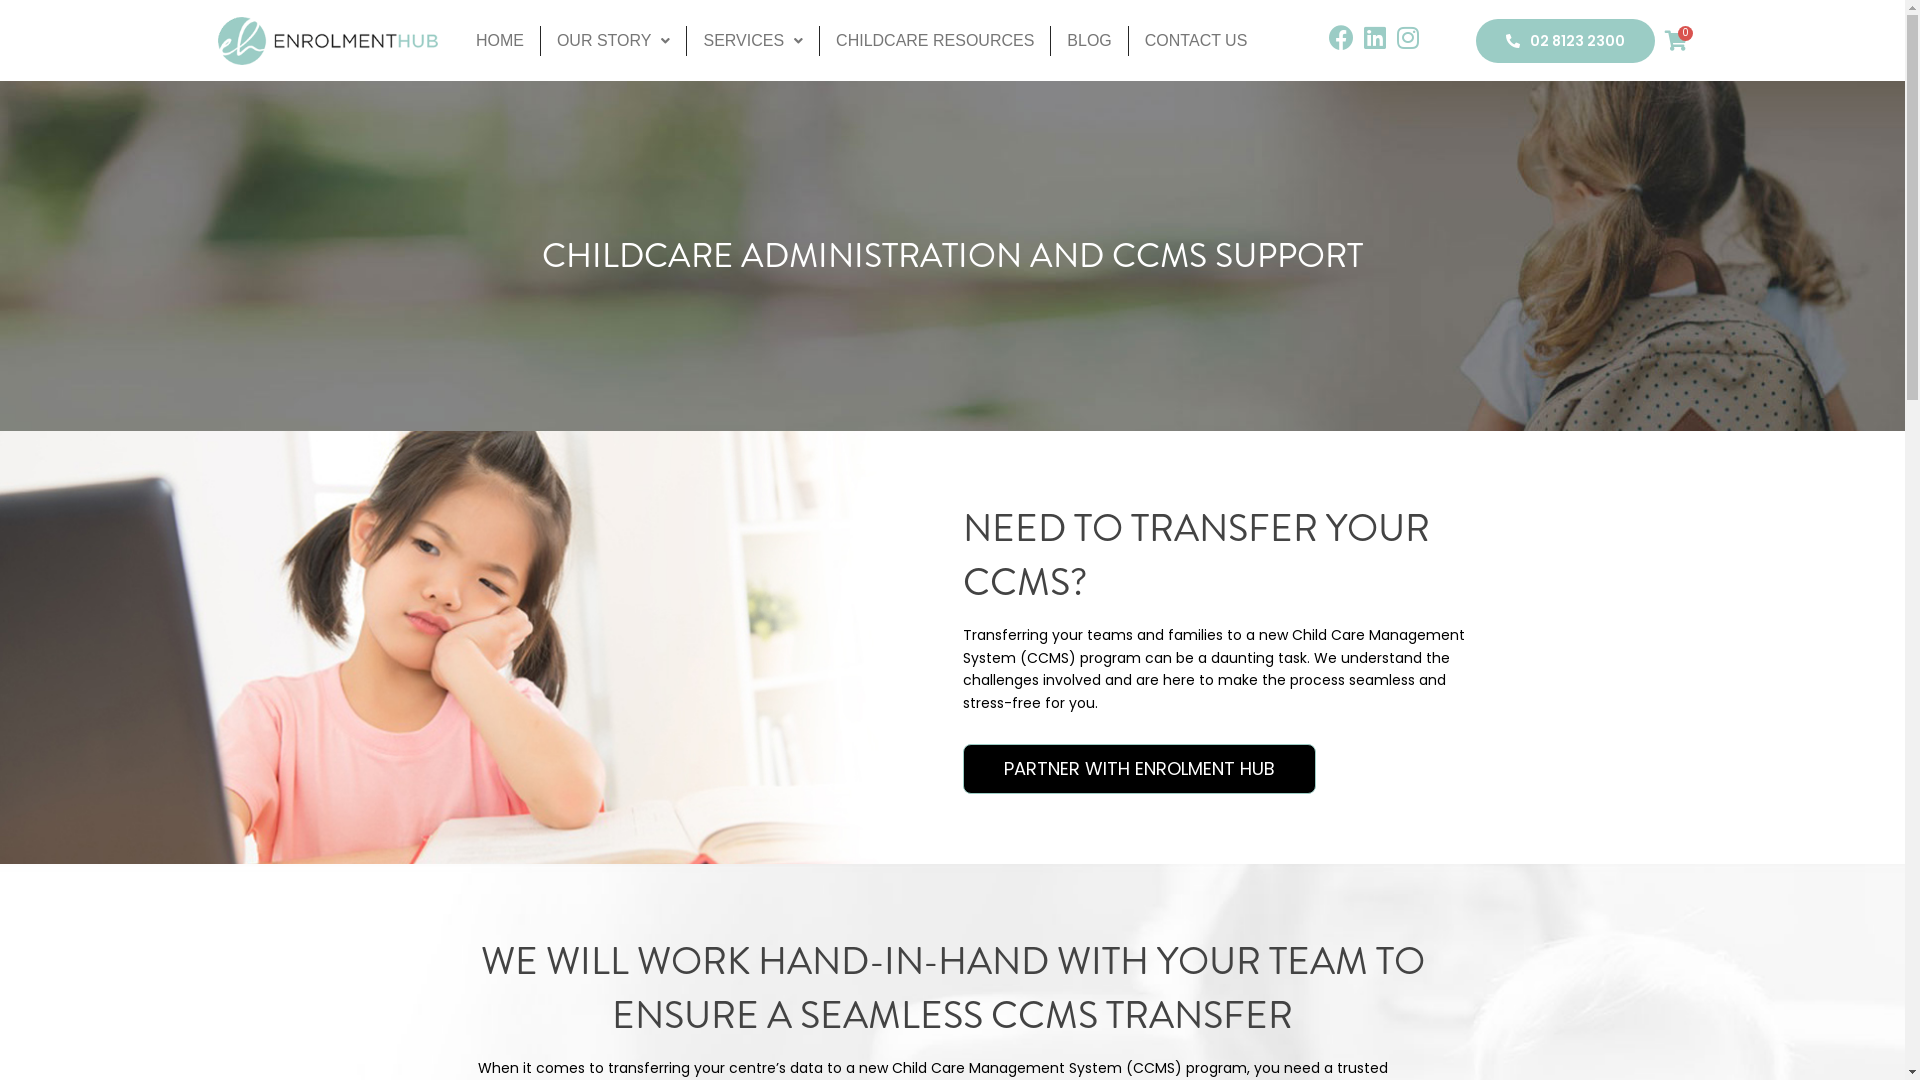 This screenshot has height=1080, width=1920. Describe the element at coordinates (613, 41) in the screenshot. I see `'OUR STORY'` at that location.